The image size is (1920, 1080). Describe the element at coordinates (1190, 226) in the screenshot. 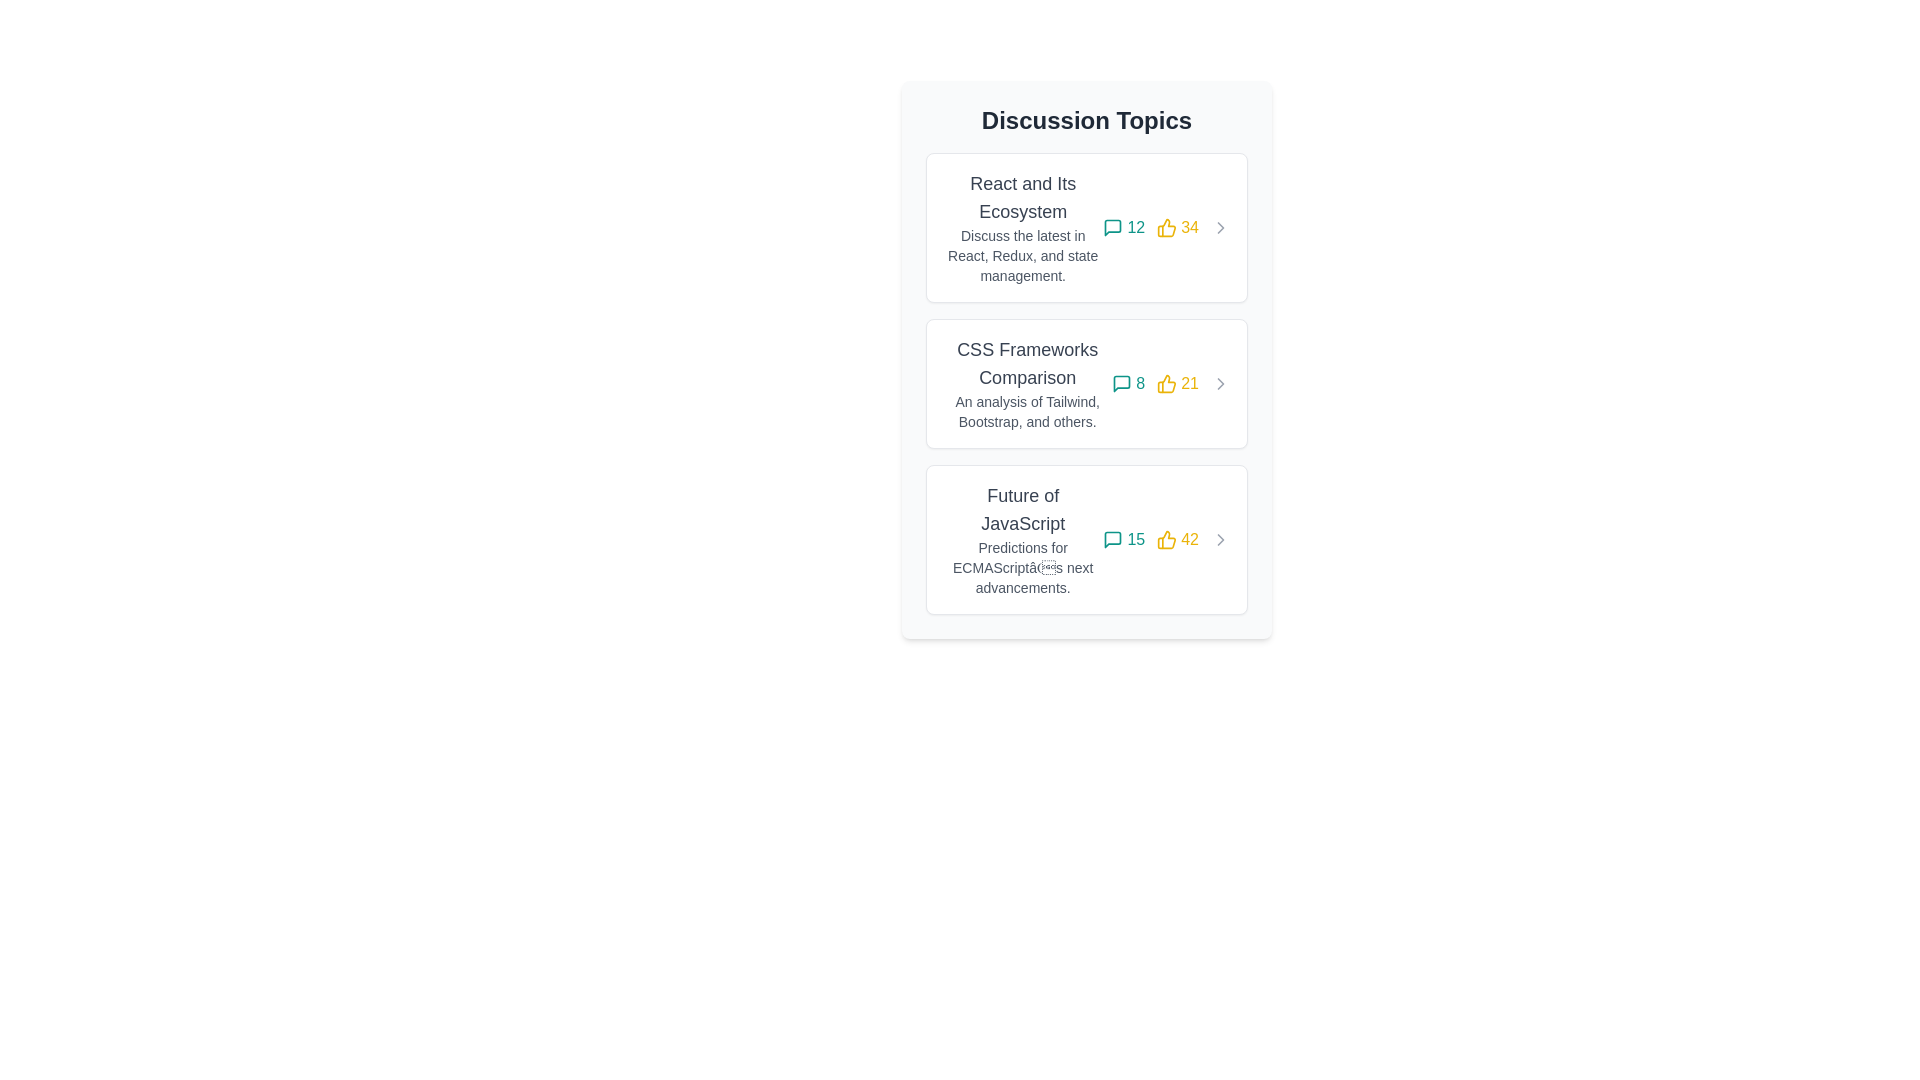

I see `the text label displaying the number '34' in yellow, located in the top-right of the first discussion card, next to the thumbs-up icon` at that location.